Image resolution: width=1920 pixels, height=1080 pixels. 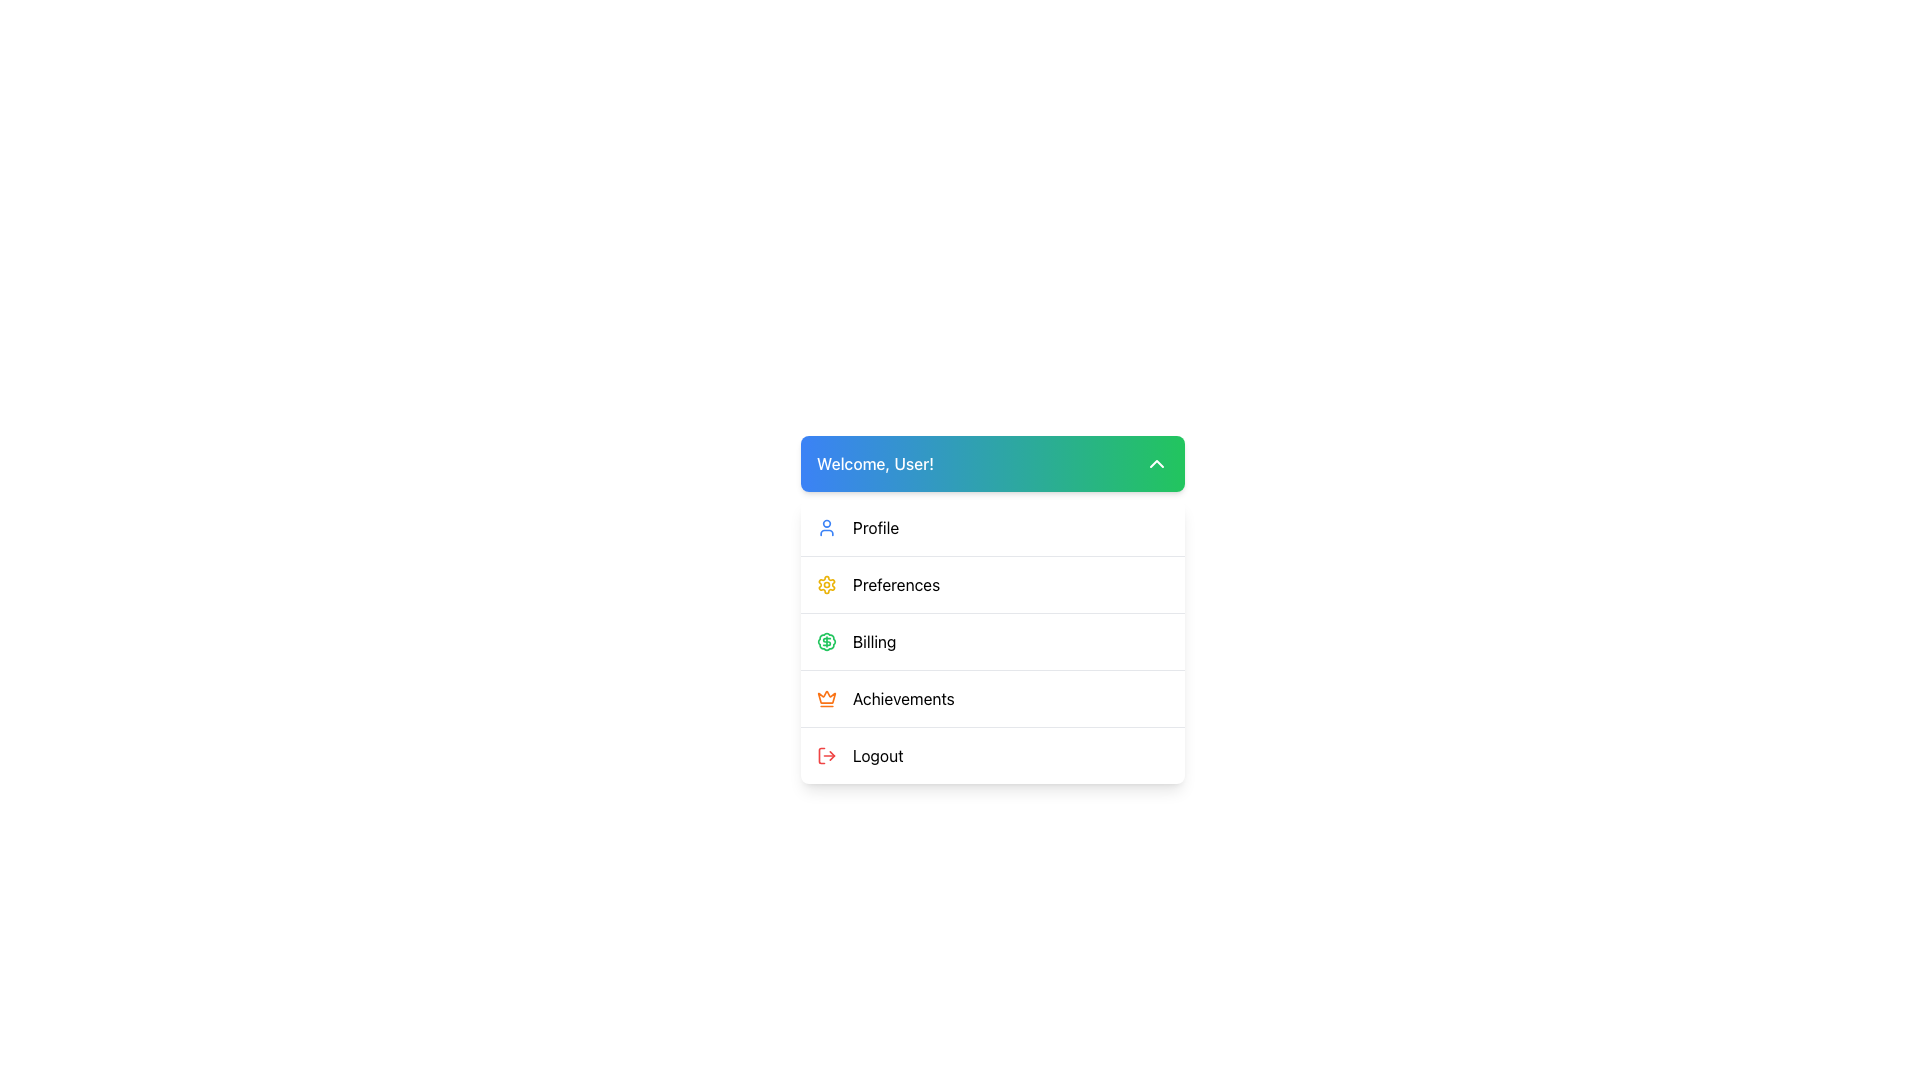 I want to click on the button located in the dropdown menu, which is positioned beneath the 'Preferences' row and above the 'Achievements' row, so click(x=993, y=641).